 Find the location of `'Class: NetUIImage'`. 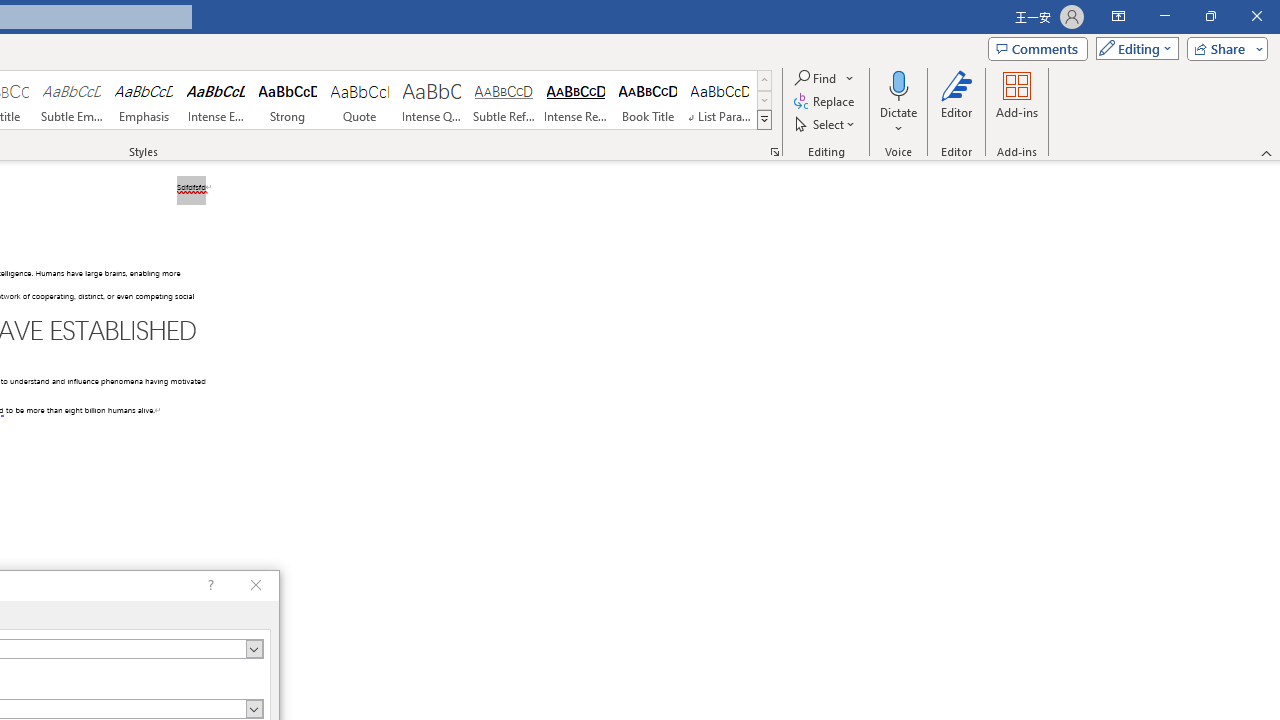

'Class: NetUIImage' is located at coordinates (764, 119).